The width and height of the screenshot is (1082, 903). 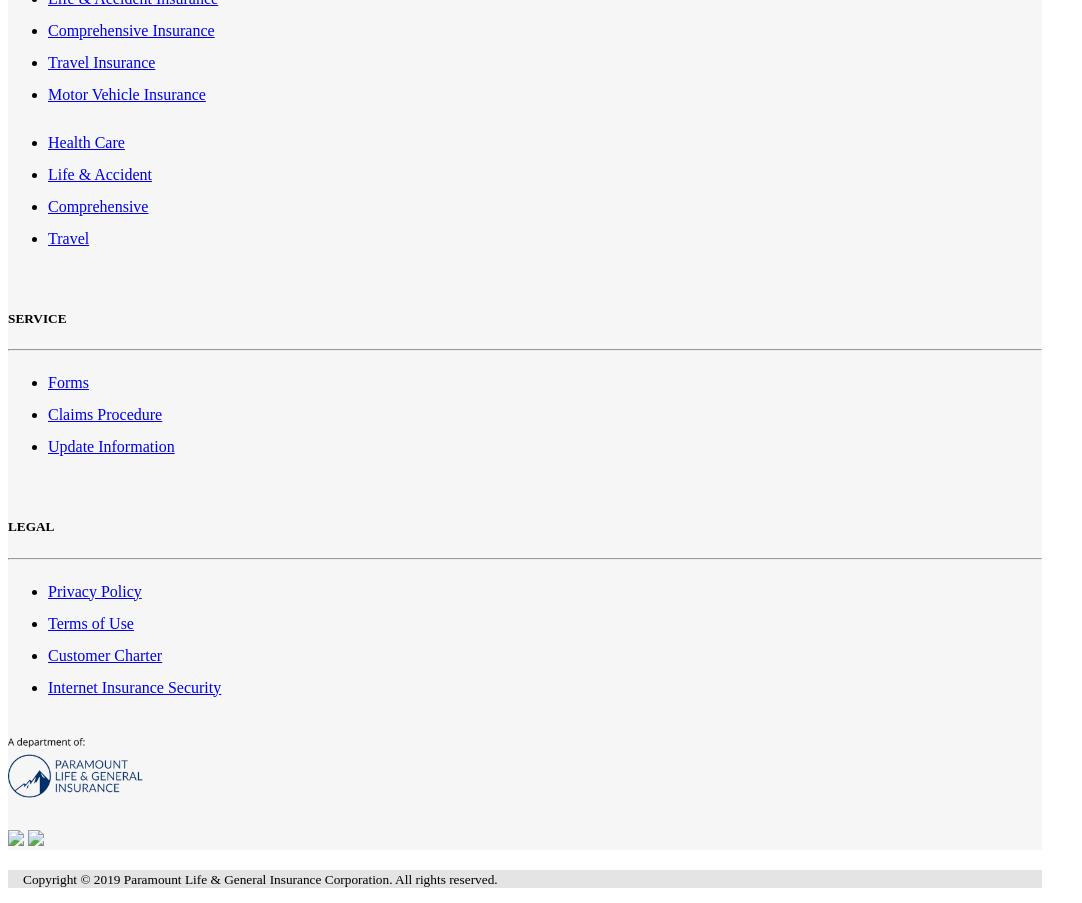 What do you see at coordinates (48, 590) in the screenshot?
I see `'Privacy Policy'` at bounding box center [48, 590].